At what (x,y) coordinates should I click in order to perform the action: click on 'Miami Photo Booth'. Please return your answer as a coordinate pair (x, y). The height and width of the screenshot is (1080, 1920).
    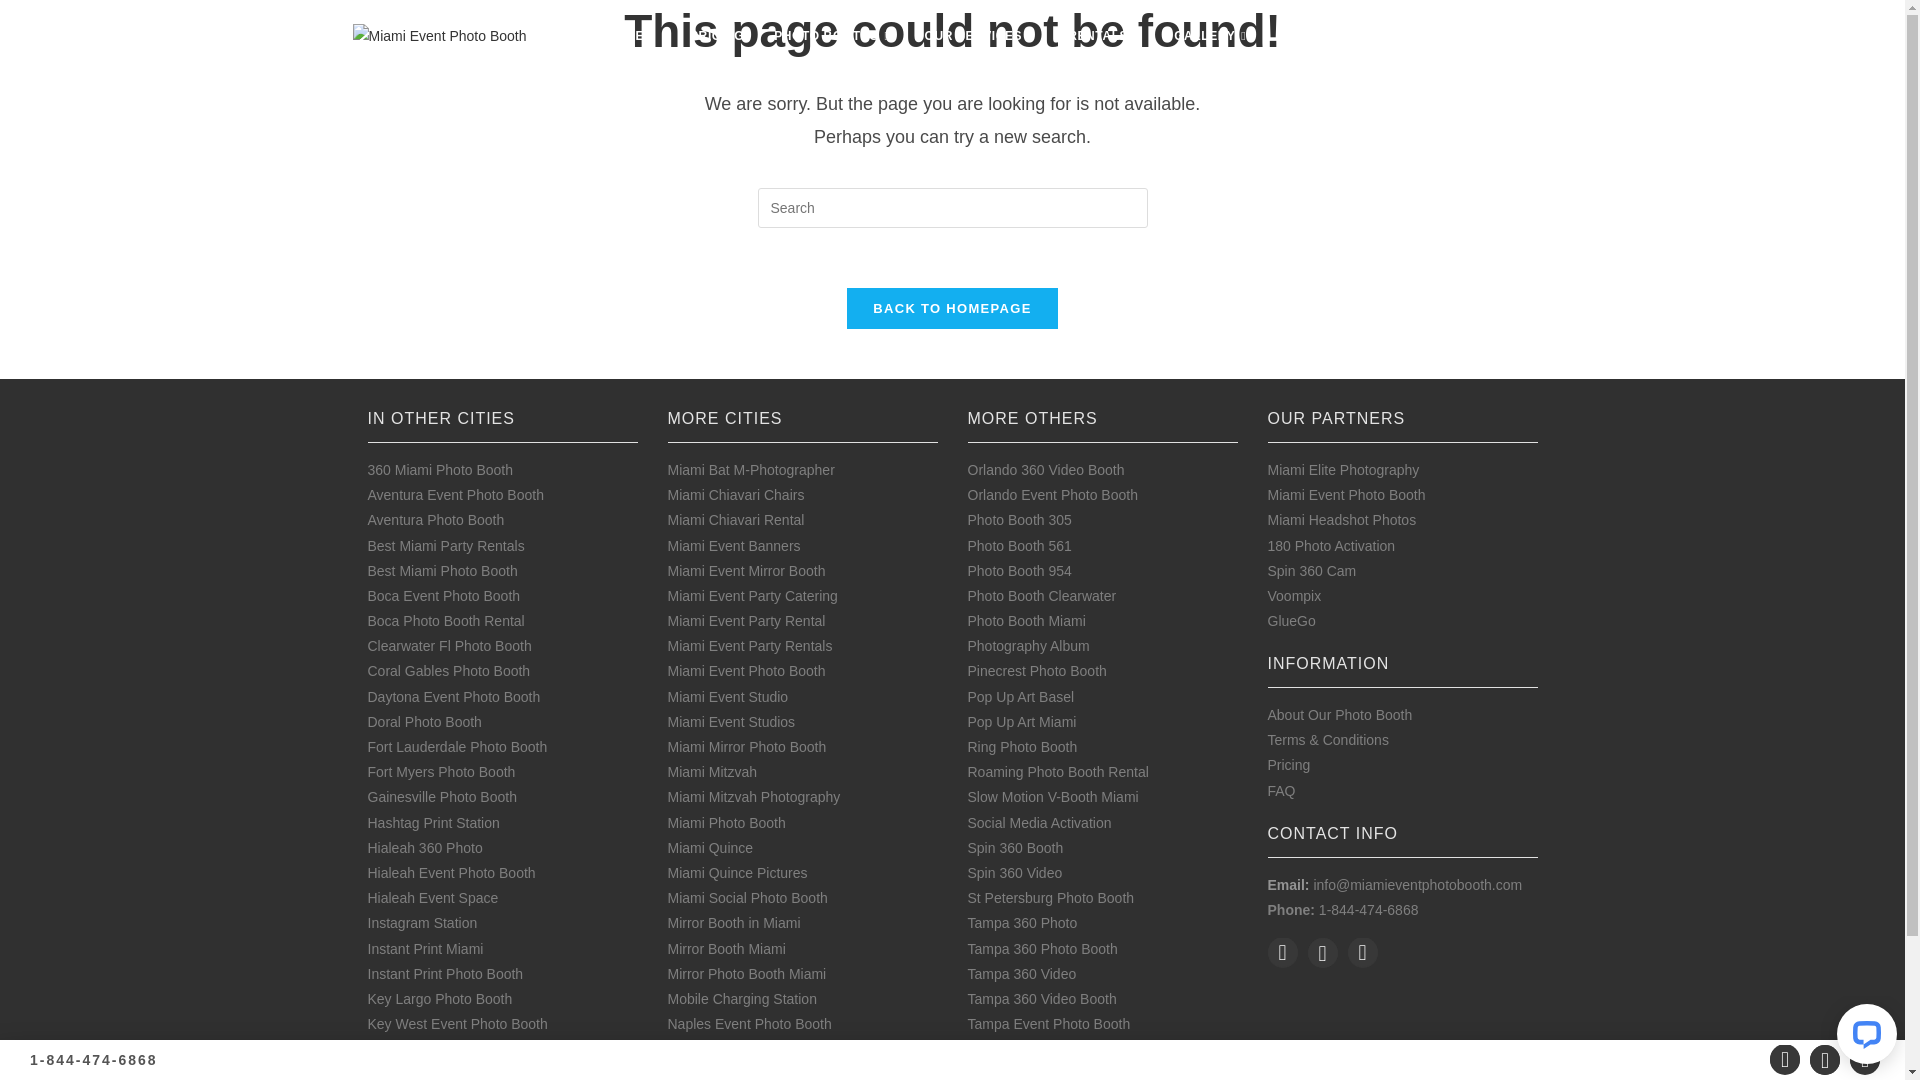
    Looking at the image, I should click on (725, 822).